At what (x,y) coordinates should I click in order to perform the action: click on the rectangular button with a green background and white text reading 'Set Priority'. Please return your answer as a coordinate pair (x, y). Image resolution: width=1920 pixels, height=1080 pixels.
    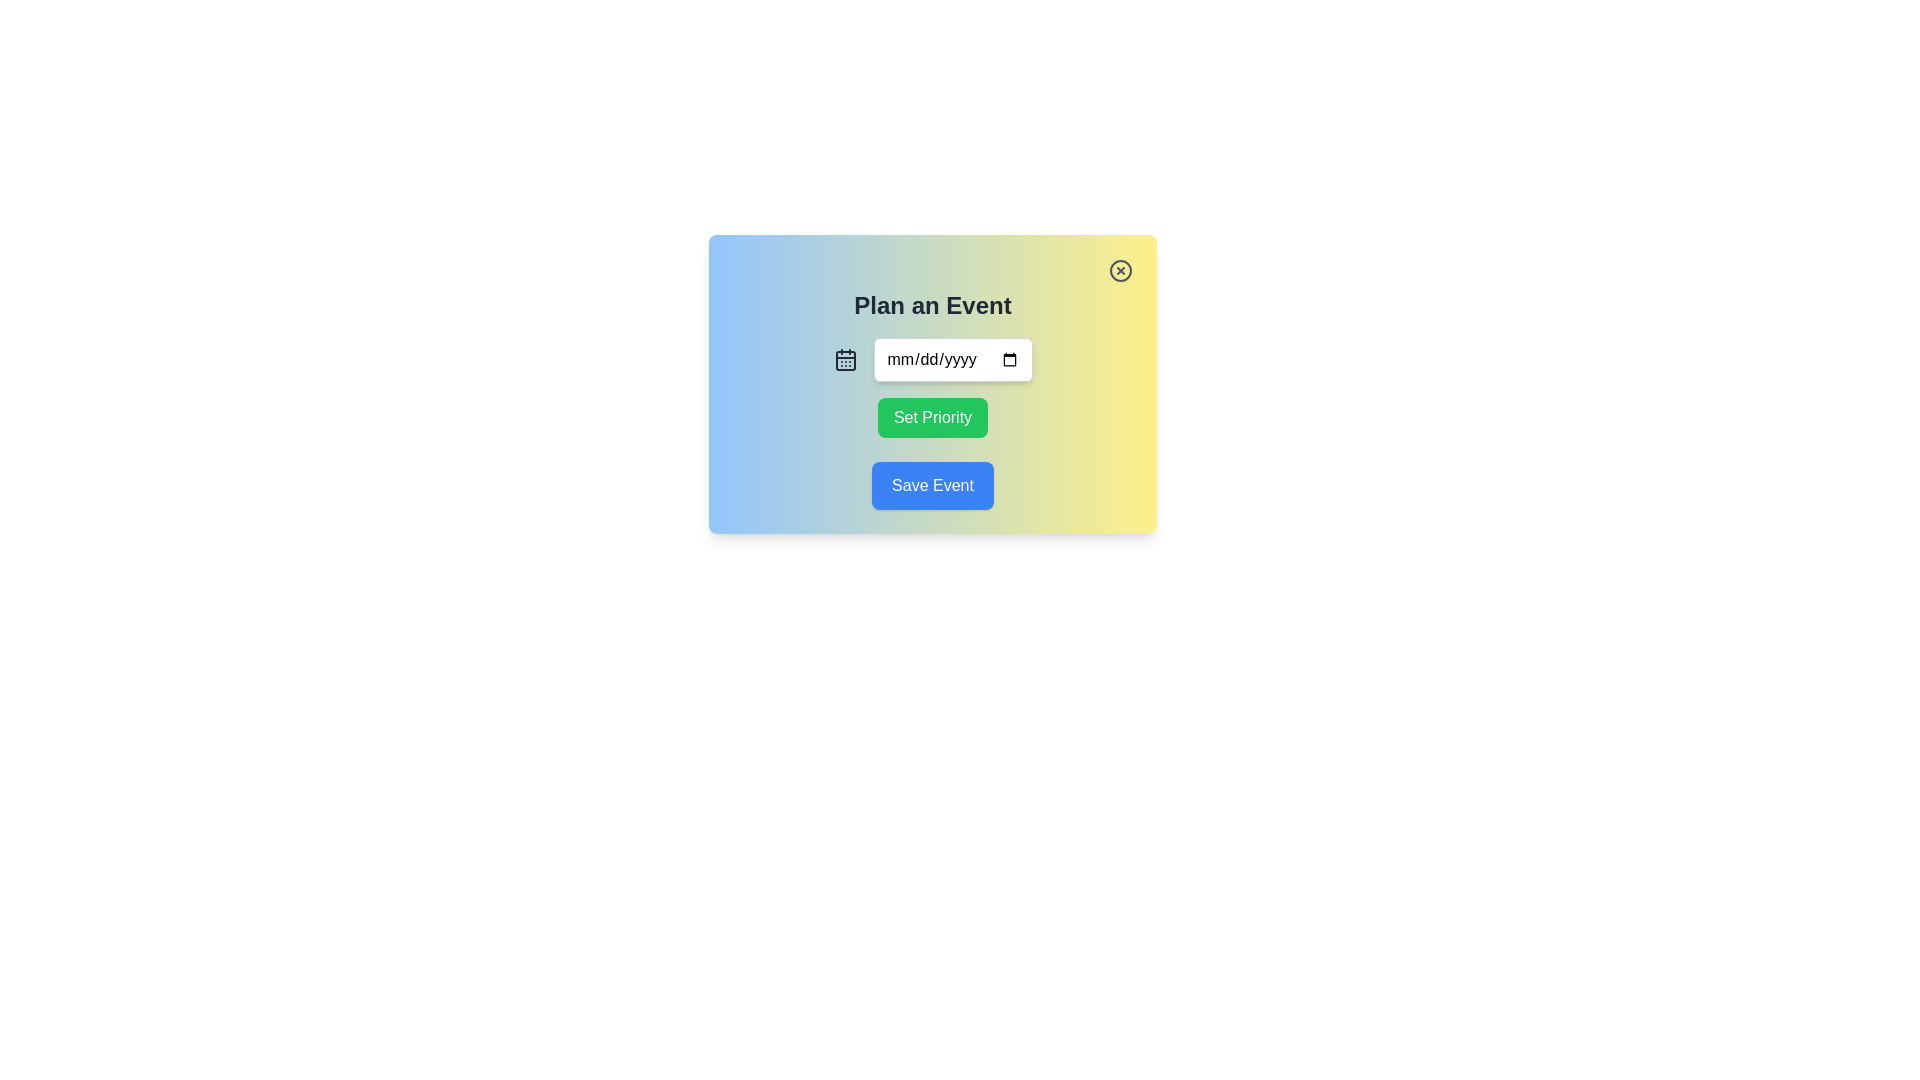
    Looking at the image, I should click on (931, 416).